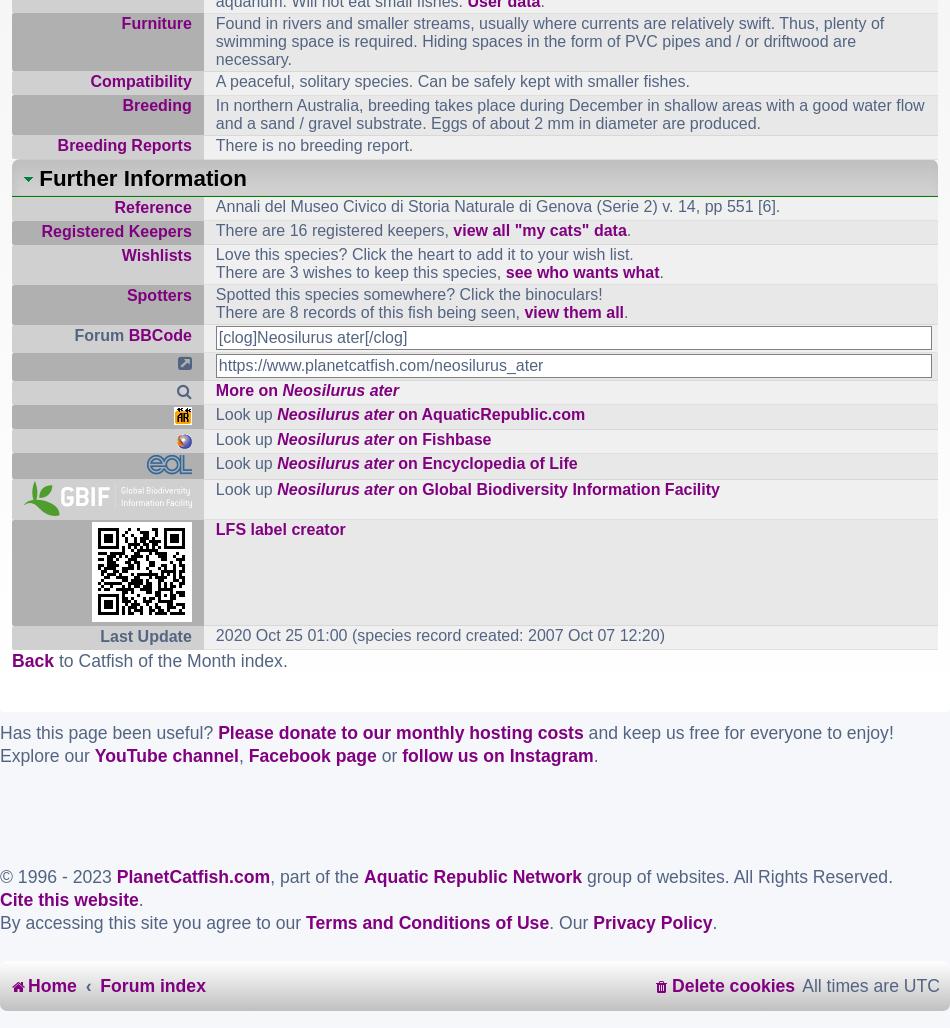 The width and height of the screenshot is (950, 1028). Describe the element at coordinates (237, 753) in the screenshot. I see `','` at that location.